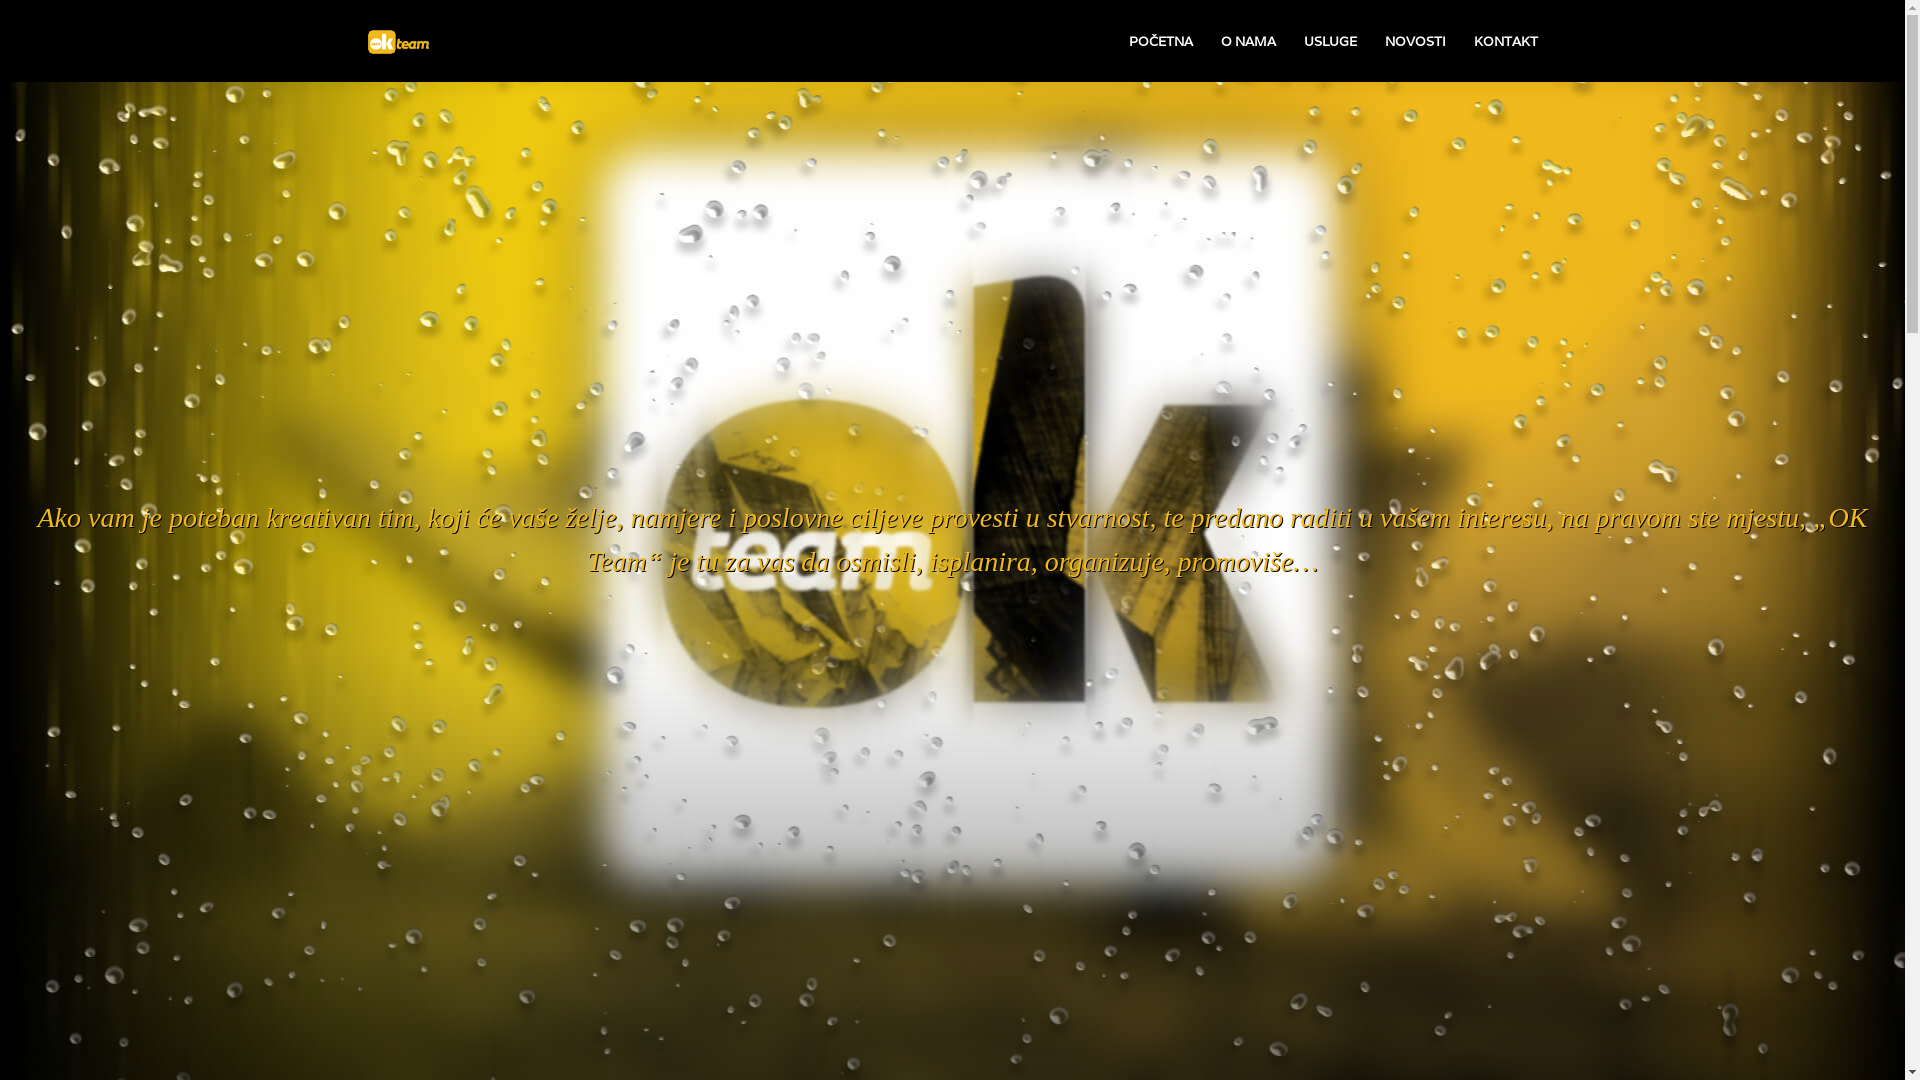  Describe the element at coordinates (1246, 41) in the screenshot. I see `'O NAMA'` at that location.